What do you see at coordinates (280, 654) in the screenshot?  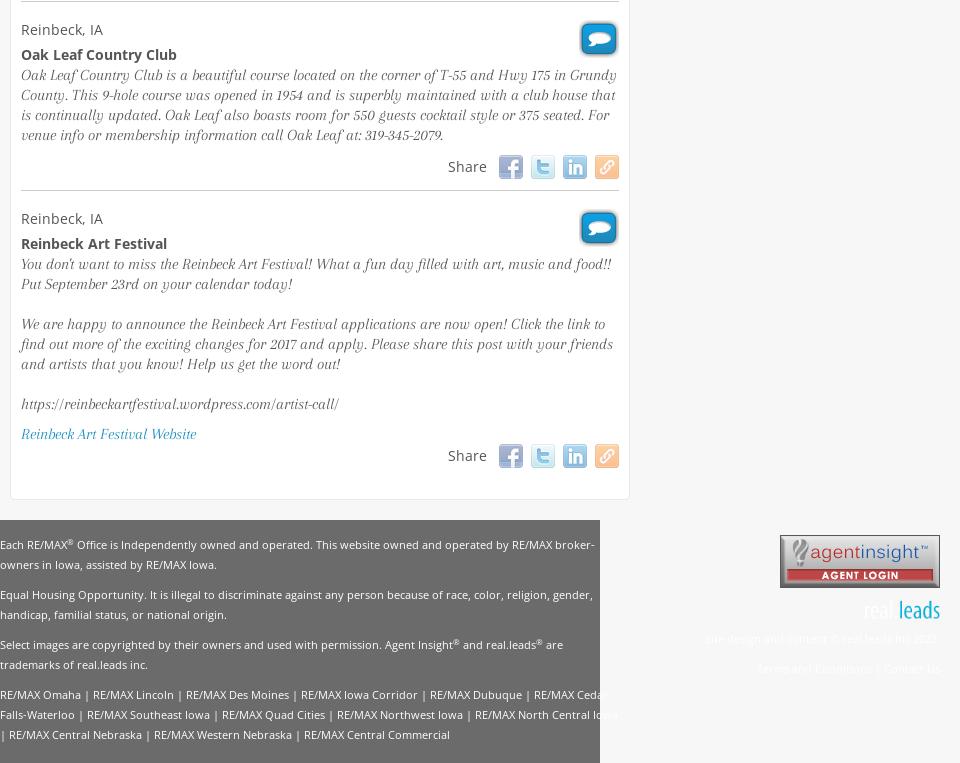 I see `'are trademarks of real.leads'` at bounding box center [280, 654].